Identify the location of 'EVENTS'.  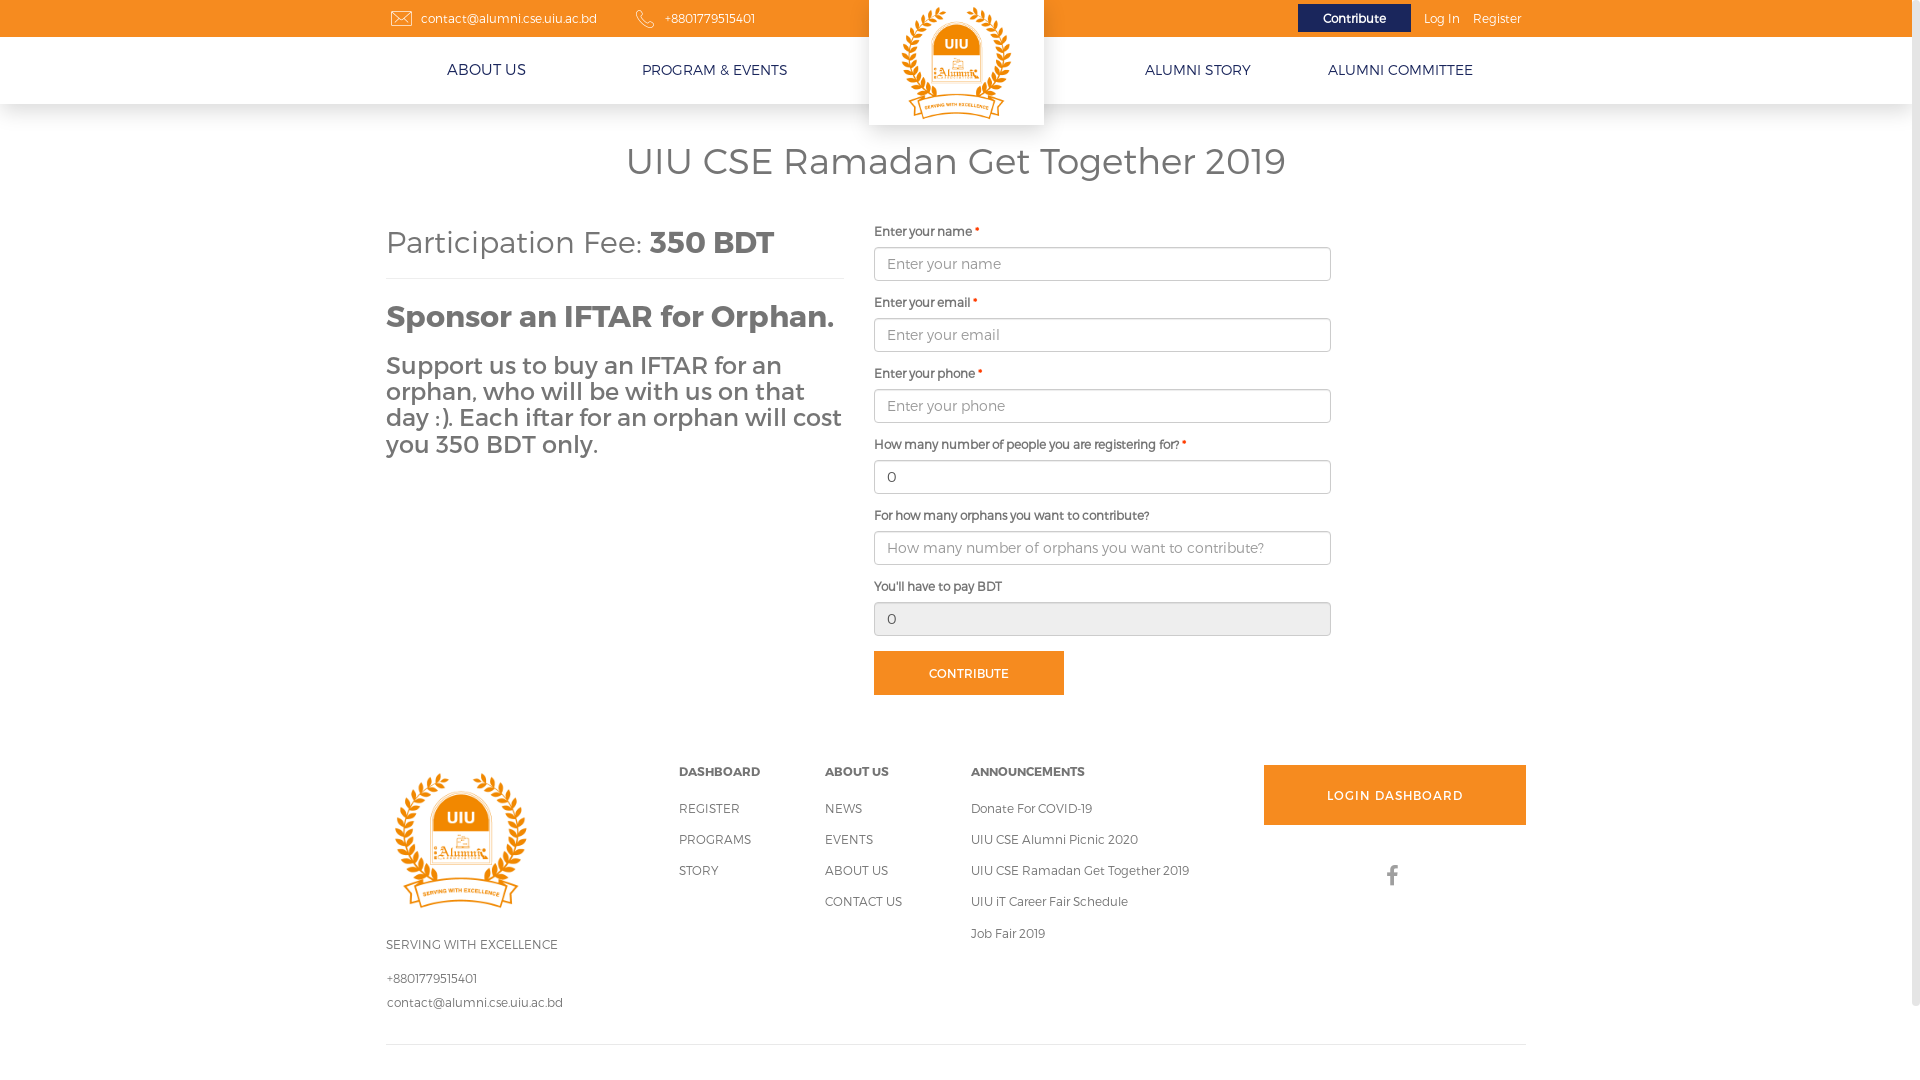
(849, 839).